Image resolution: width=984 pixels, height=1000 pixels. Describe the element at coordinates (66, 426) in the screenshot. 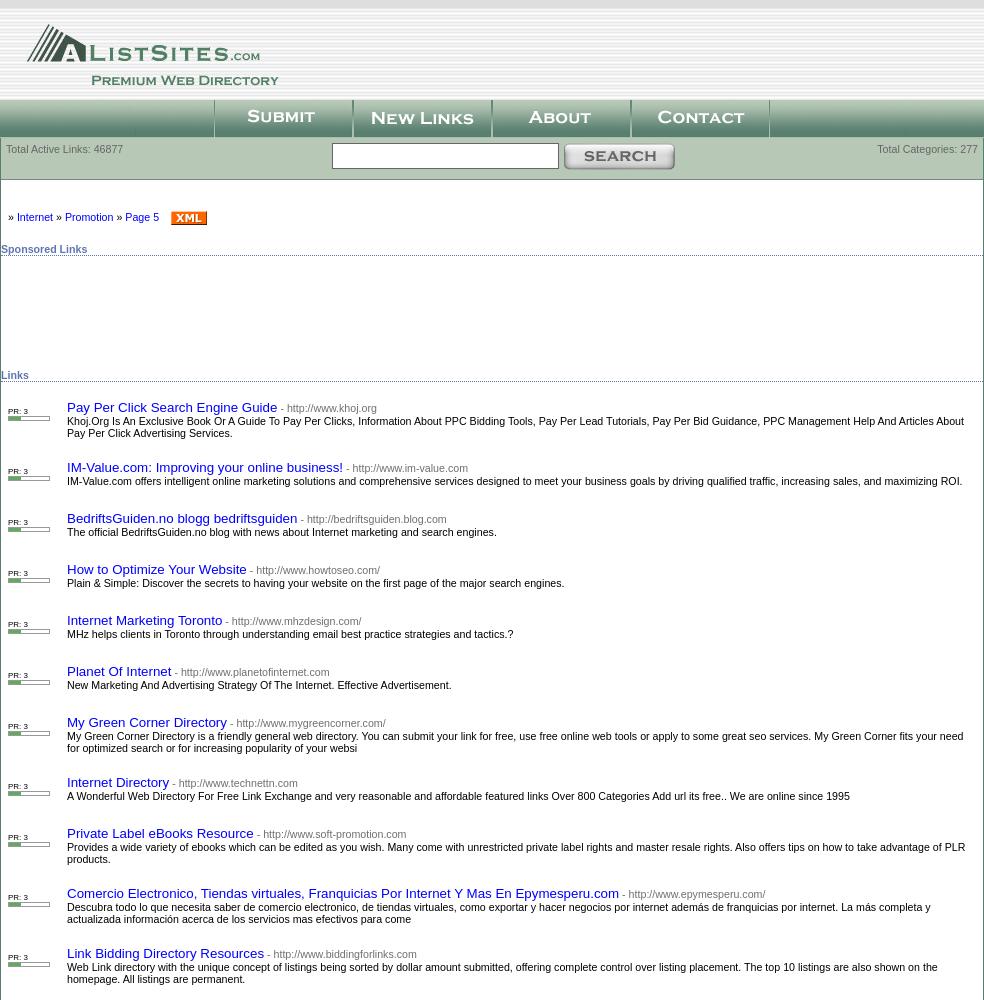

I see `'Khoj.Org Is An Exclusive Book Or A Guide To Pay Per Clicks, Information About PPC Bidding Tools, 
Pay Per Lead Tutorials, Pay Per Bid Guidance,
PPC Management Help And Articles About Pay Per Click Advertising Services.'` at that location.